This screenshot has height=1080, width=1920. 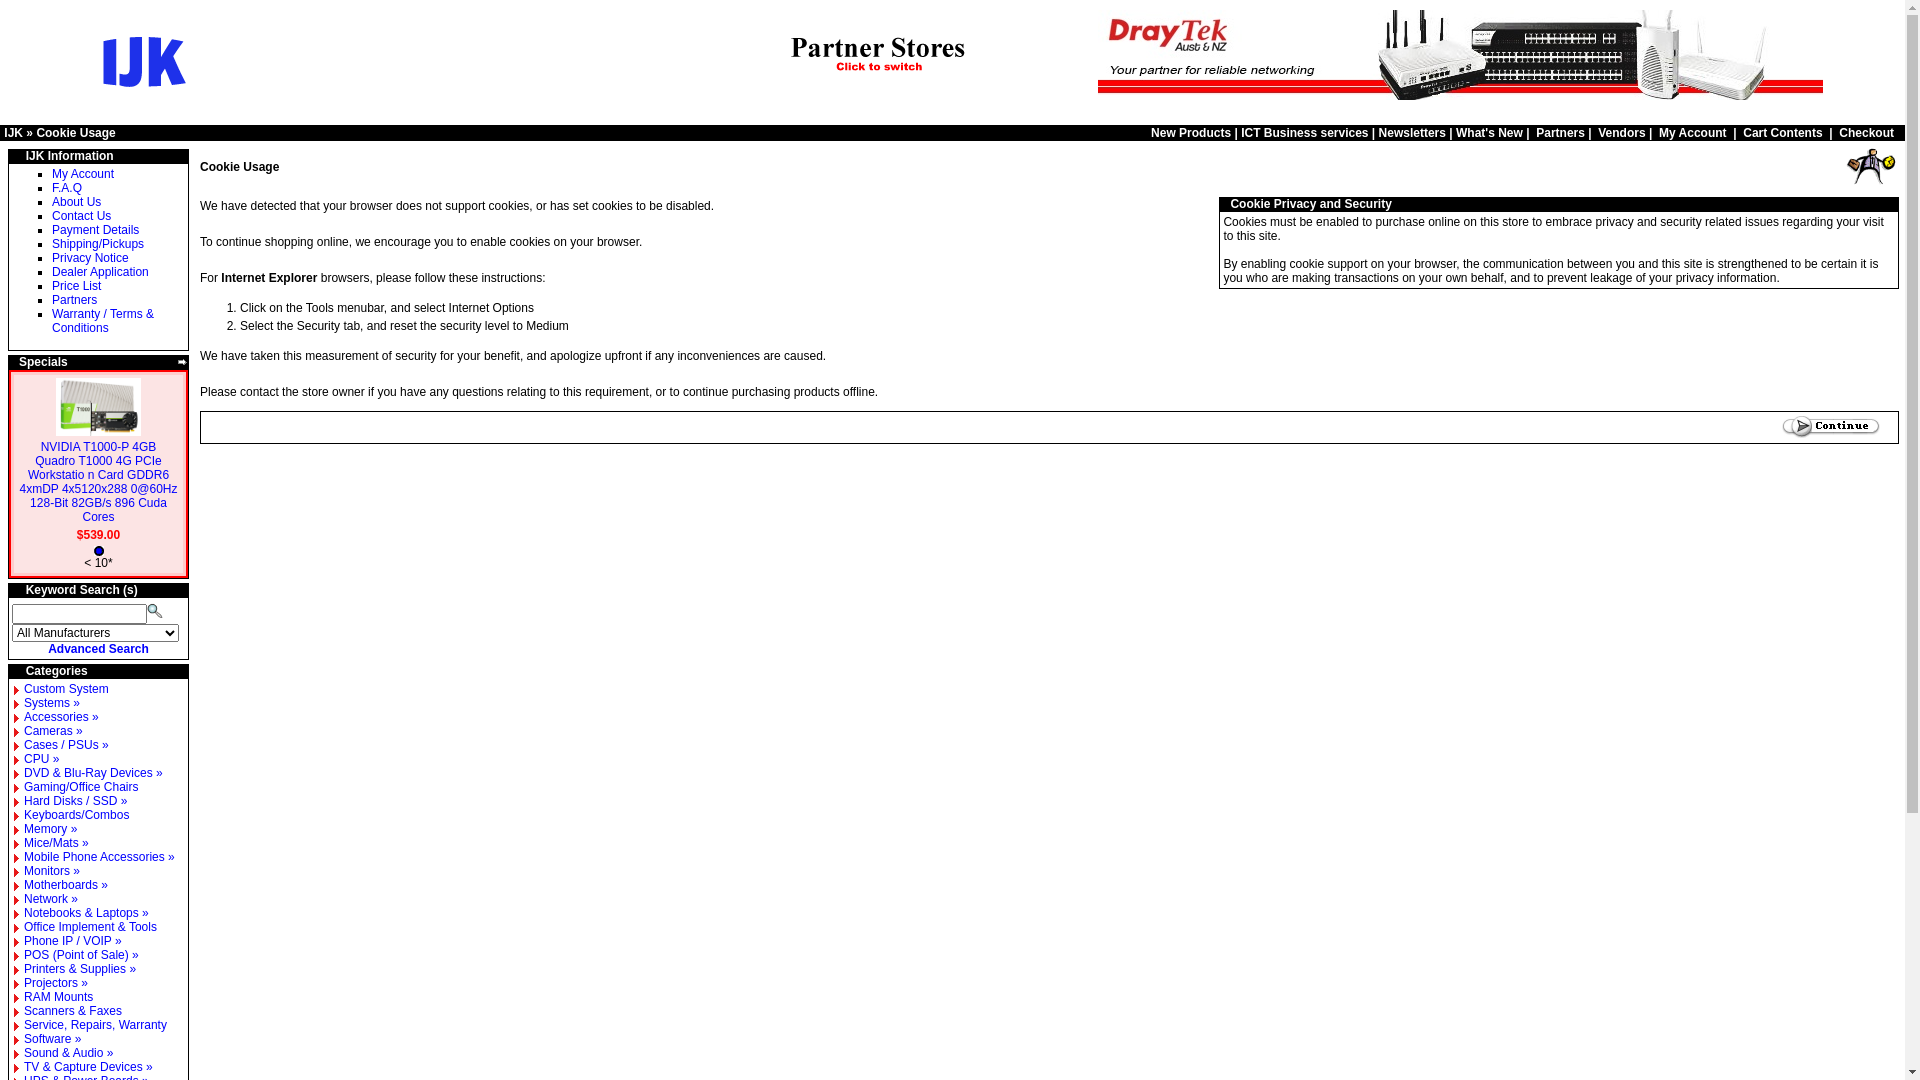 What do you see at coordinates (89, 926) in the screenshot?
I see `'Office Implement & Tools'` at bounding box center [89, 926].